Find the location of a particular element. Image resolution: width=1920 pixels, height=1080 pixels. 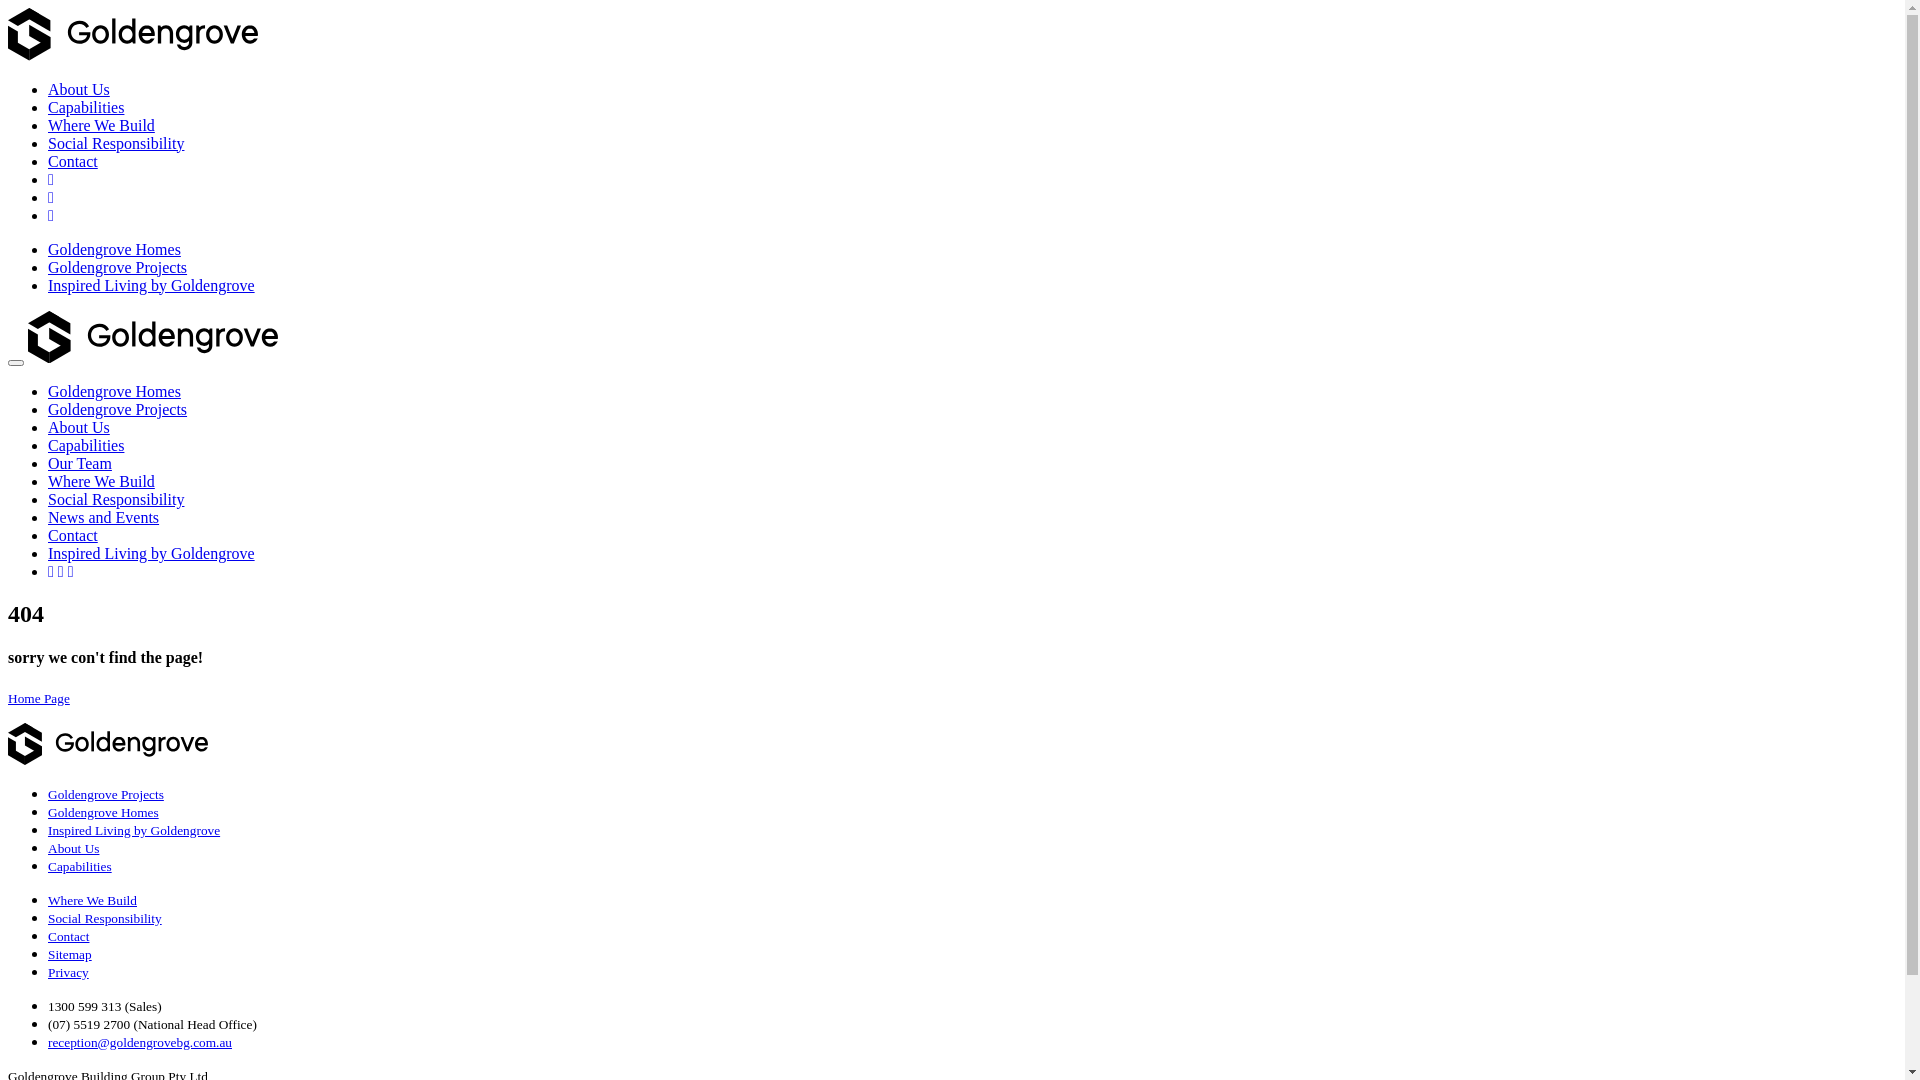

'Inspired Living by Goldengrove' is located at coordinates (150, 285).